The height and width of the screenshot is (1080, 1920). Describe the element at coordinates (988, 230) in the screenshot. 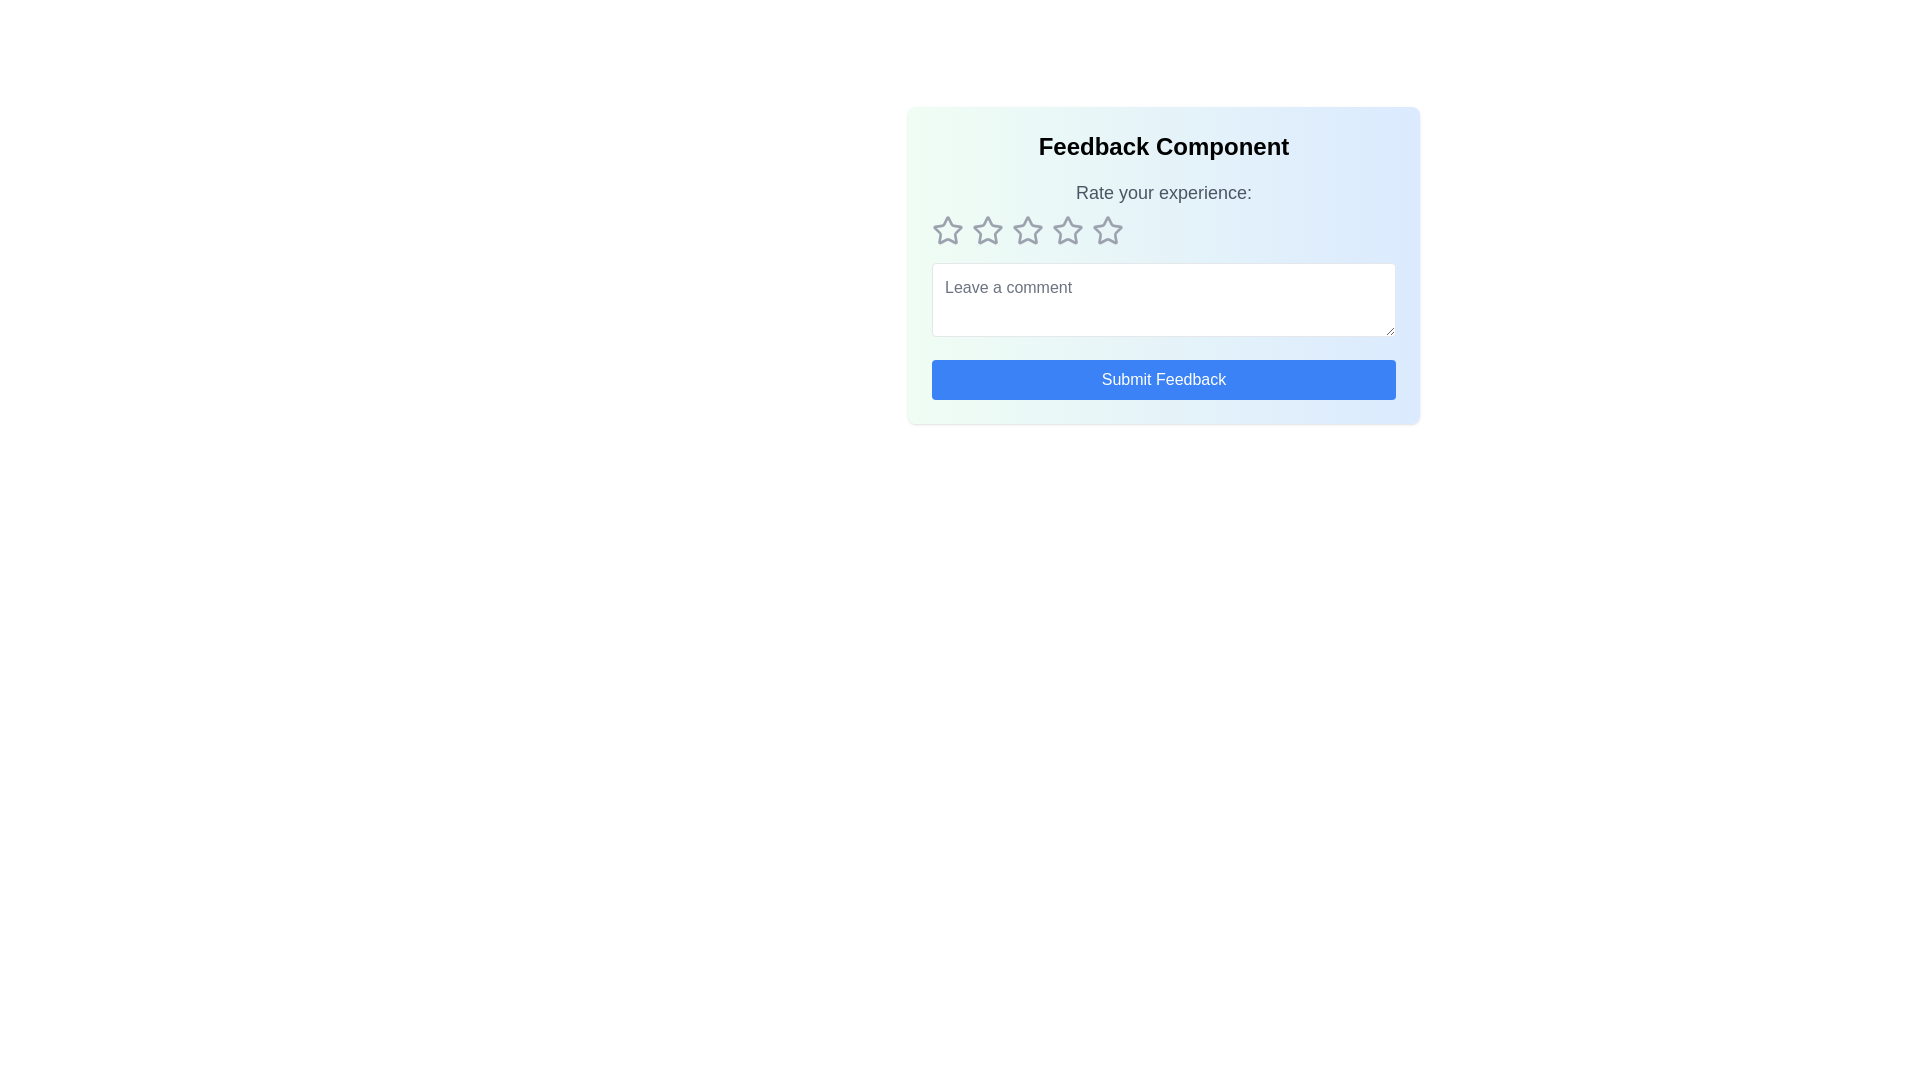

I see `the second star icon in the rating component of the feedback form` at that location.